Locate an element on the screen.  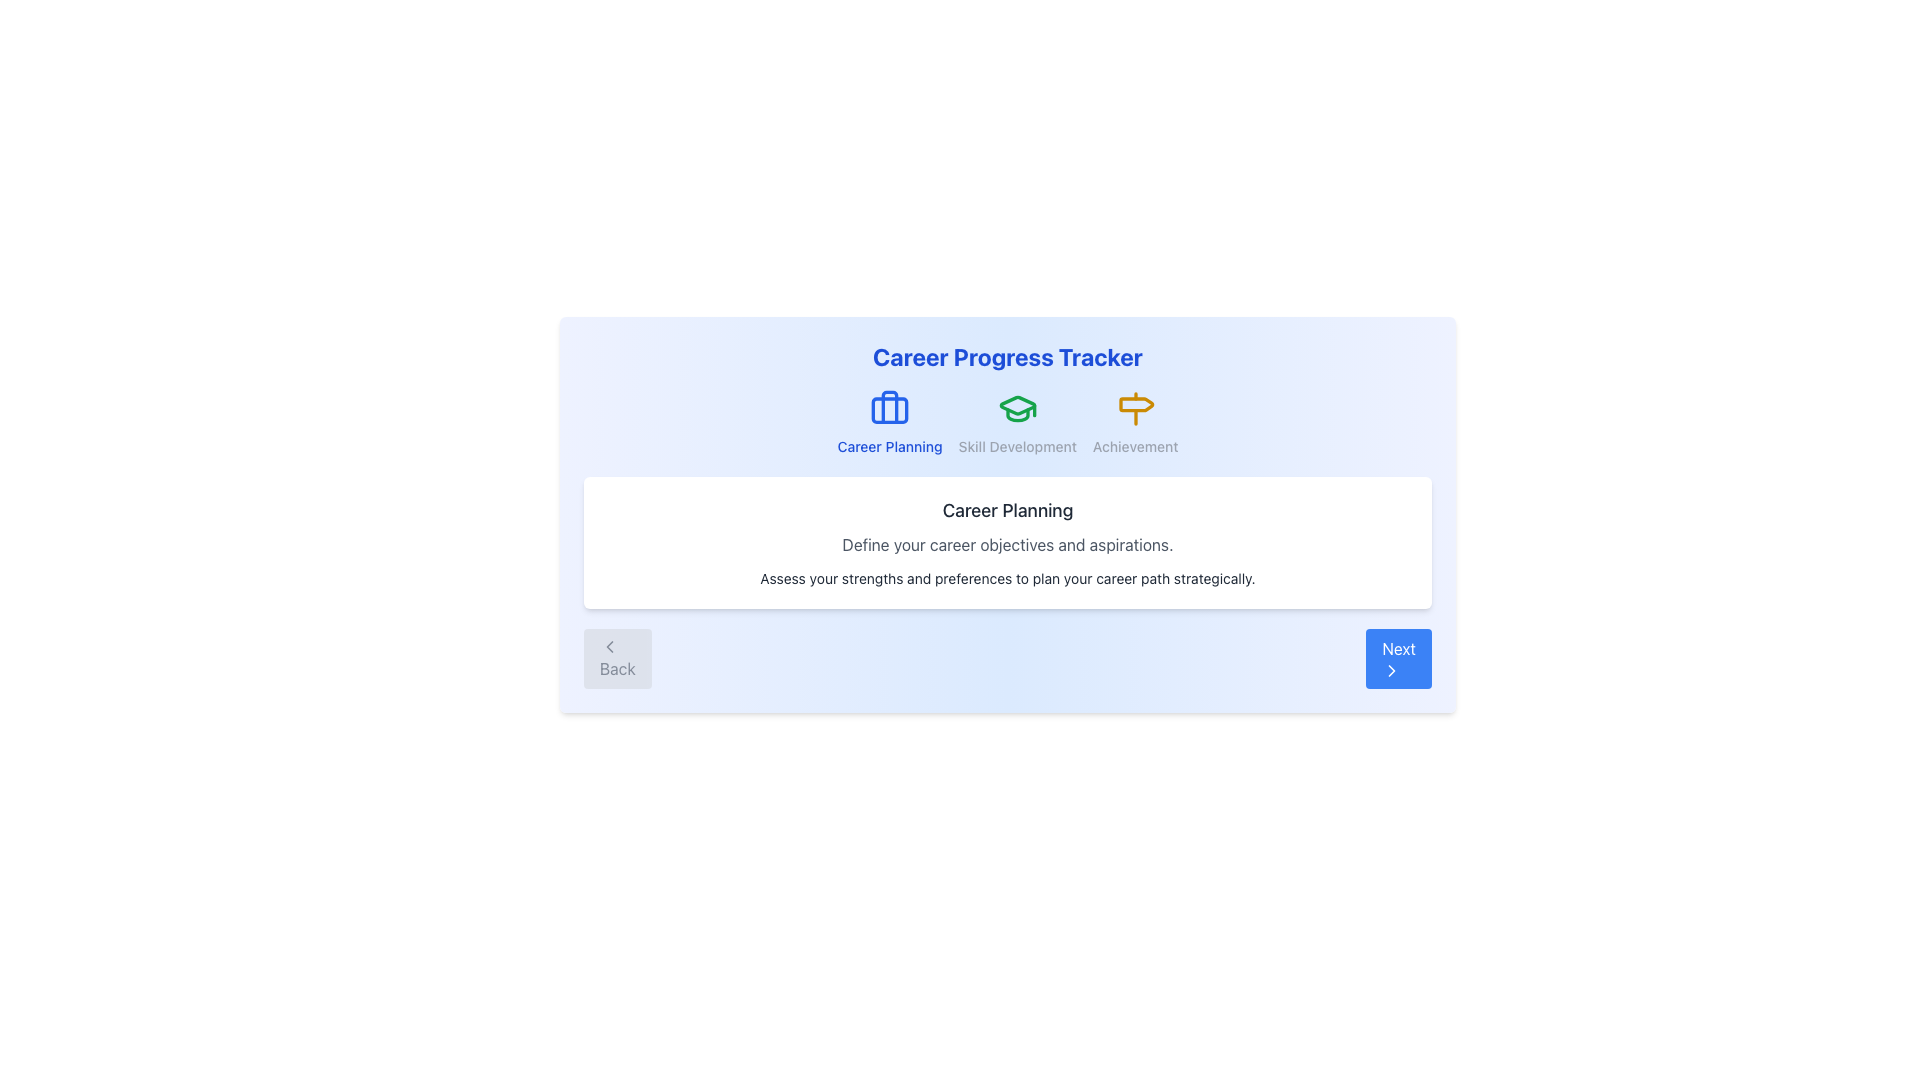
the lower horizontal area of the briefcase icon, which is part of the 'Career Progress Tracker' section is located at coordinates (888, 409).